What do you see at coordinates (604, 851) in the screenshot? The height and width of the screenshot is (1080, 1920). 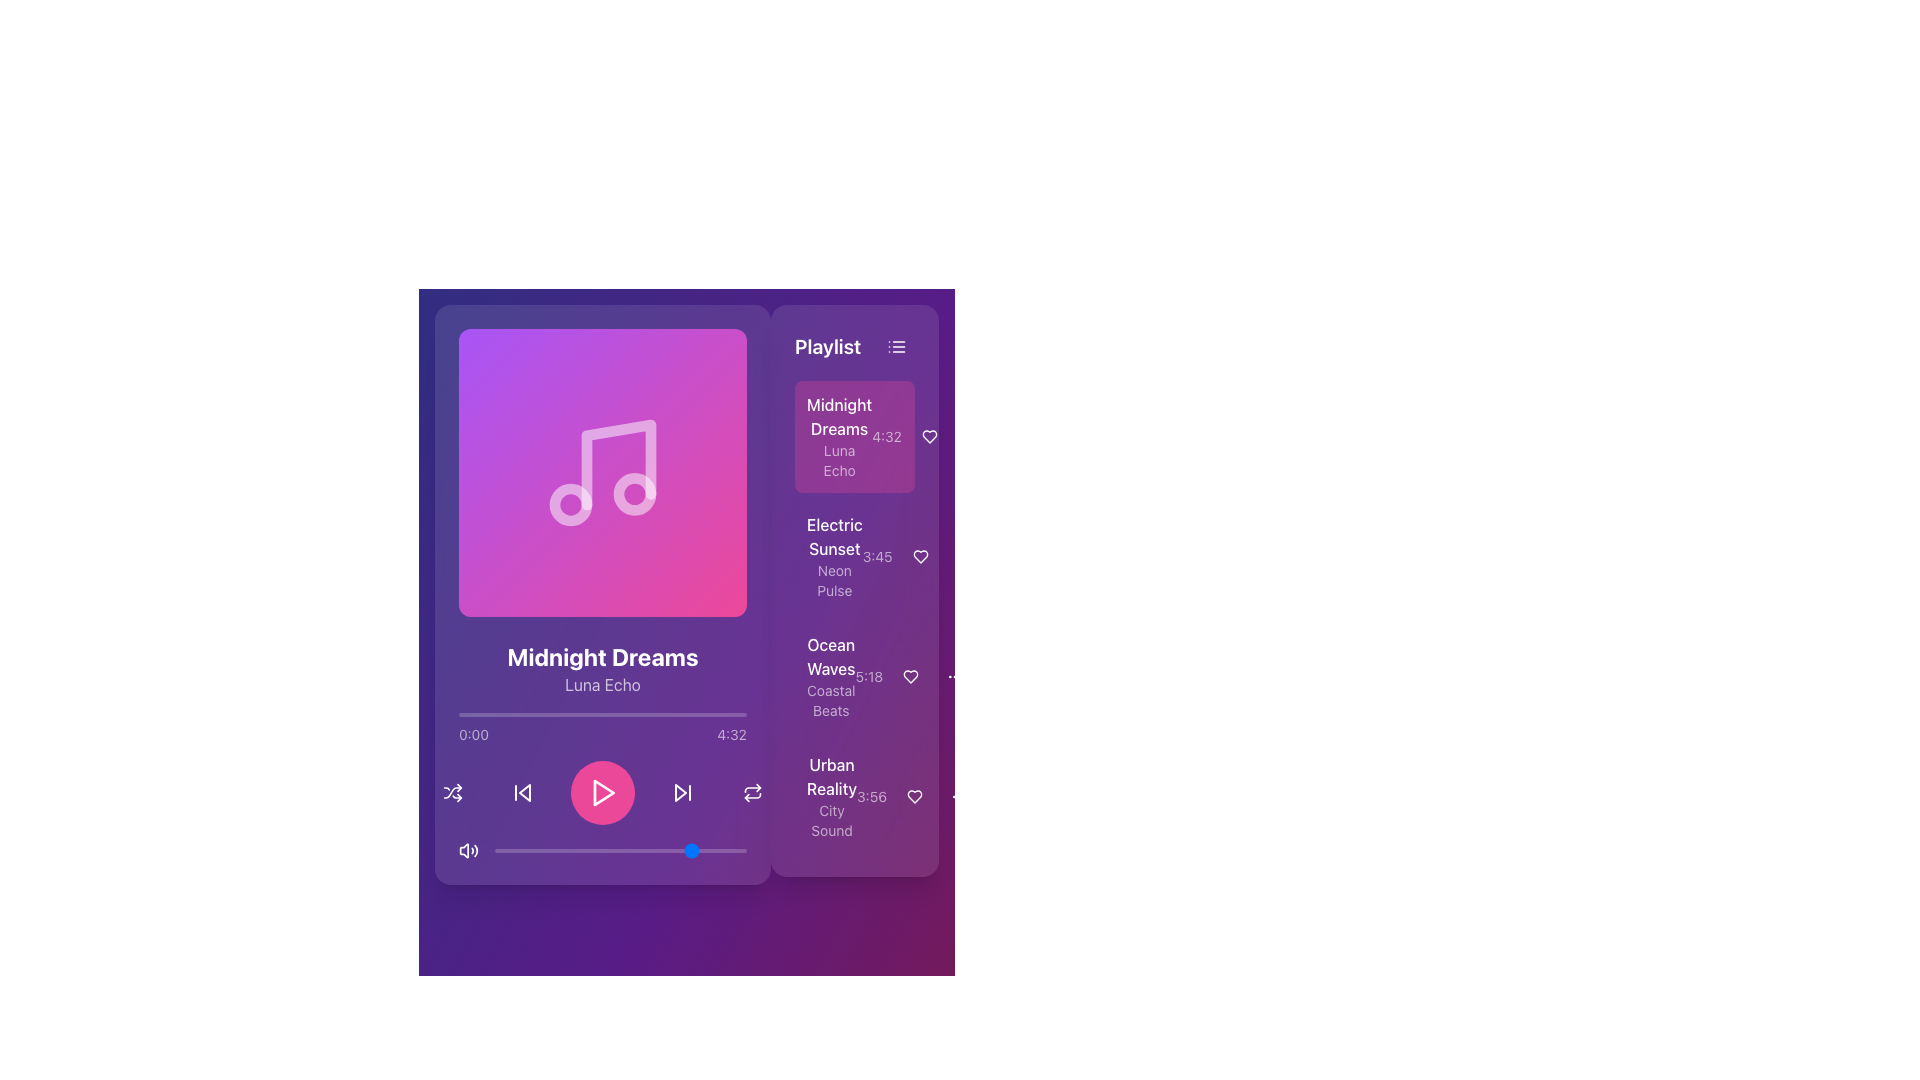 I see `the slider` at bounding box center [604, 851].